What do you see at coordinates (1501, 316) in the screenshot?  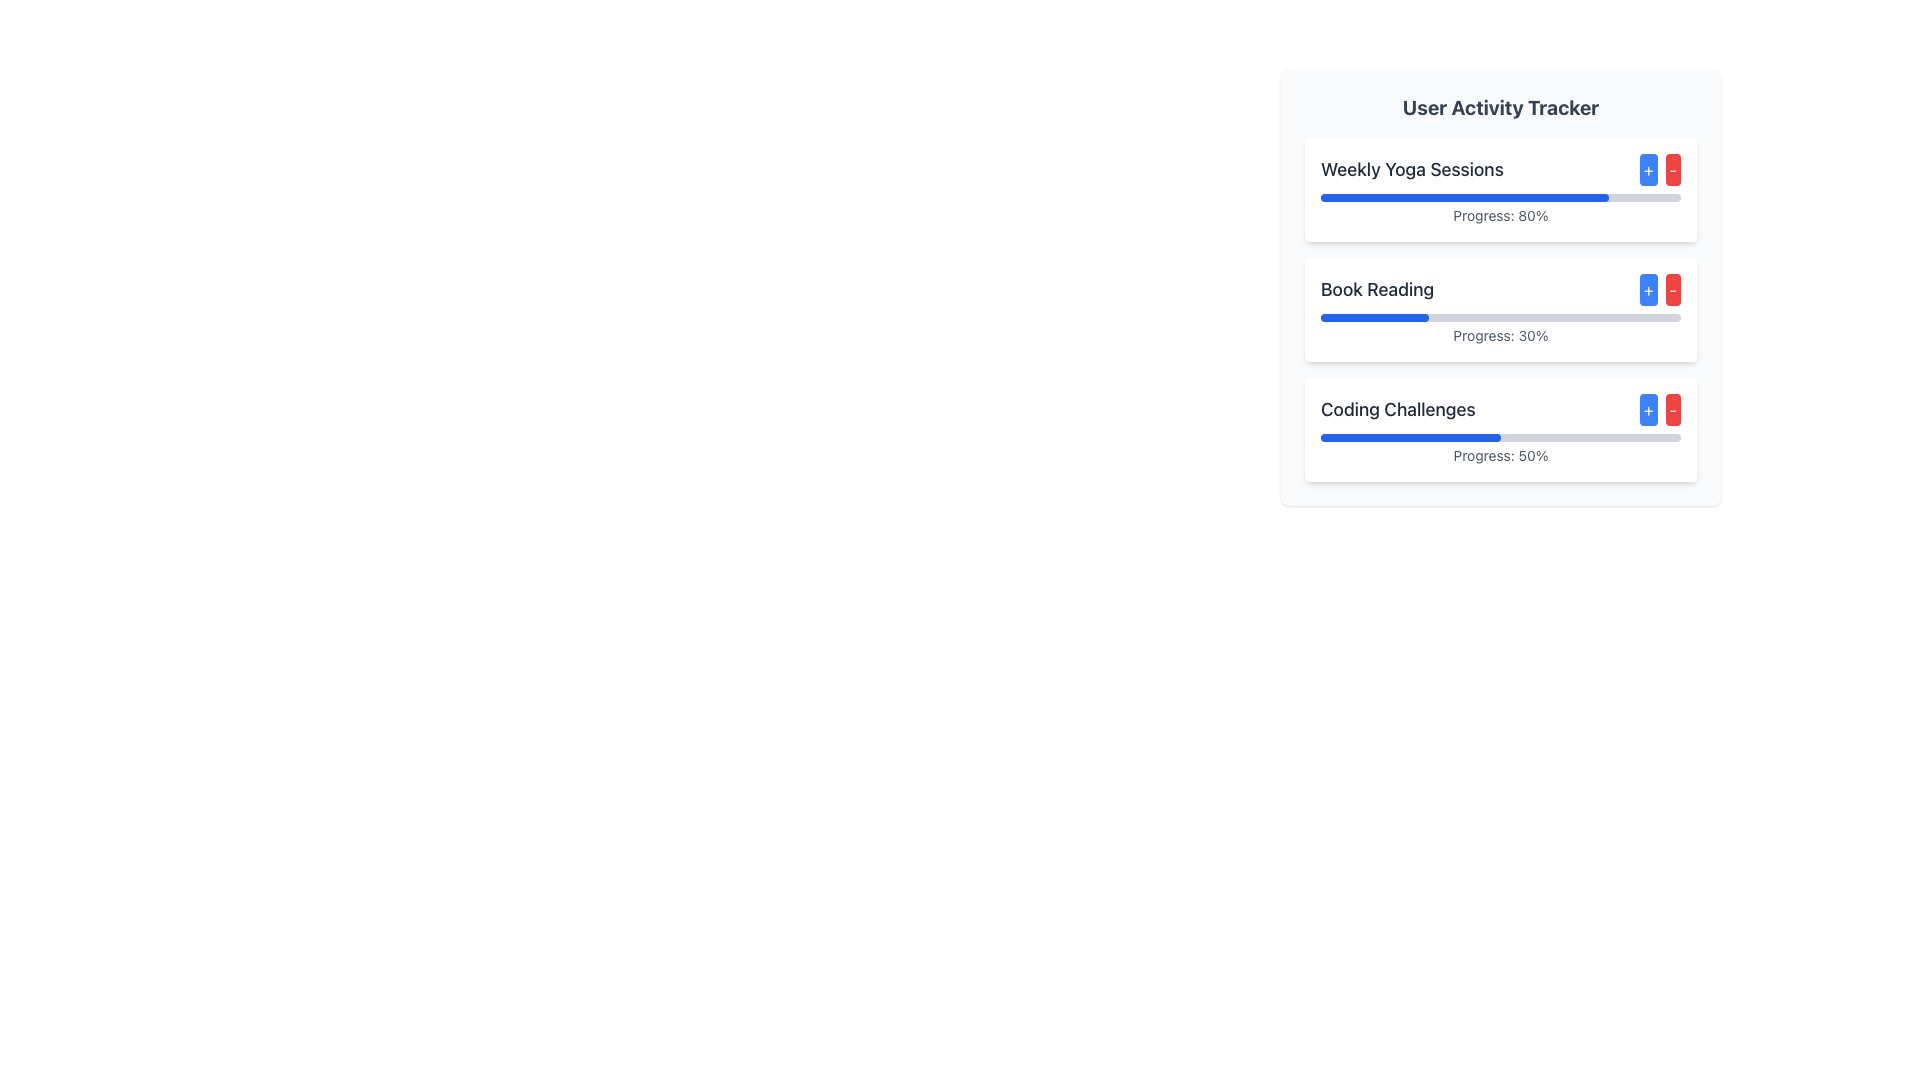 I see `the horizontal progress bar indicating 30% progress in the 'Book Reading' section of the user activity tracker` at bounding box center [1501, 316].